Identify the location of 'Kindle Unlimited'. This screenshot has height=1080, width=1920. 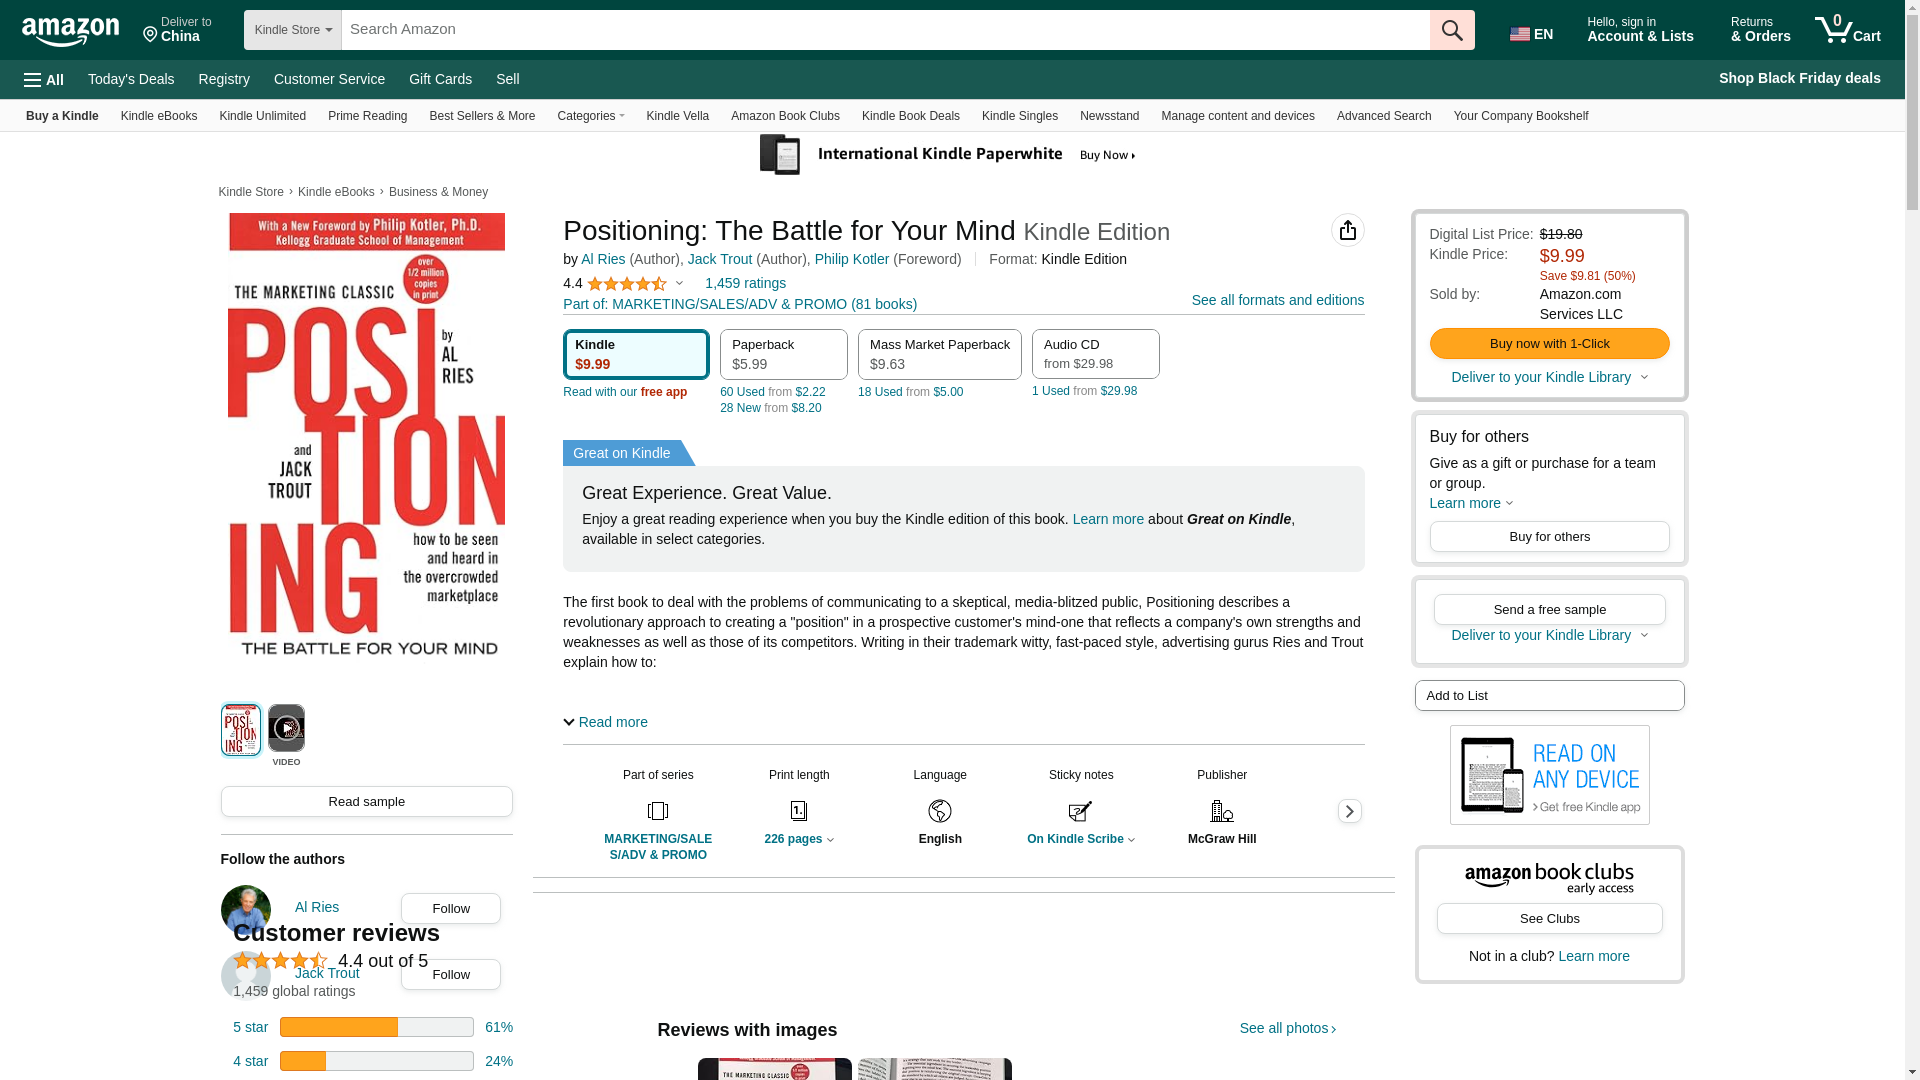
(261, 115).